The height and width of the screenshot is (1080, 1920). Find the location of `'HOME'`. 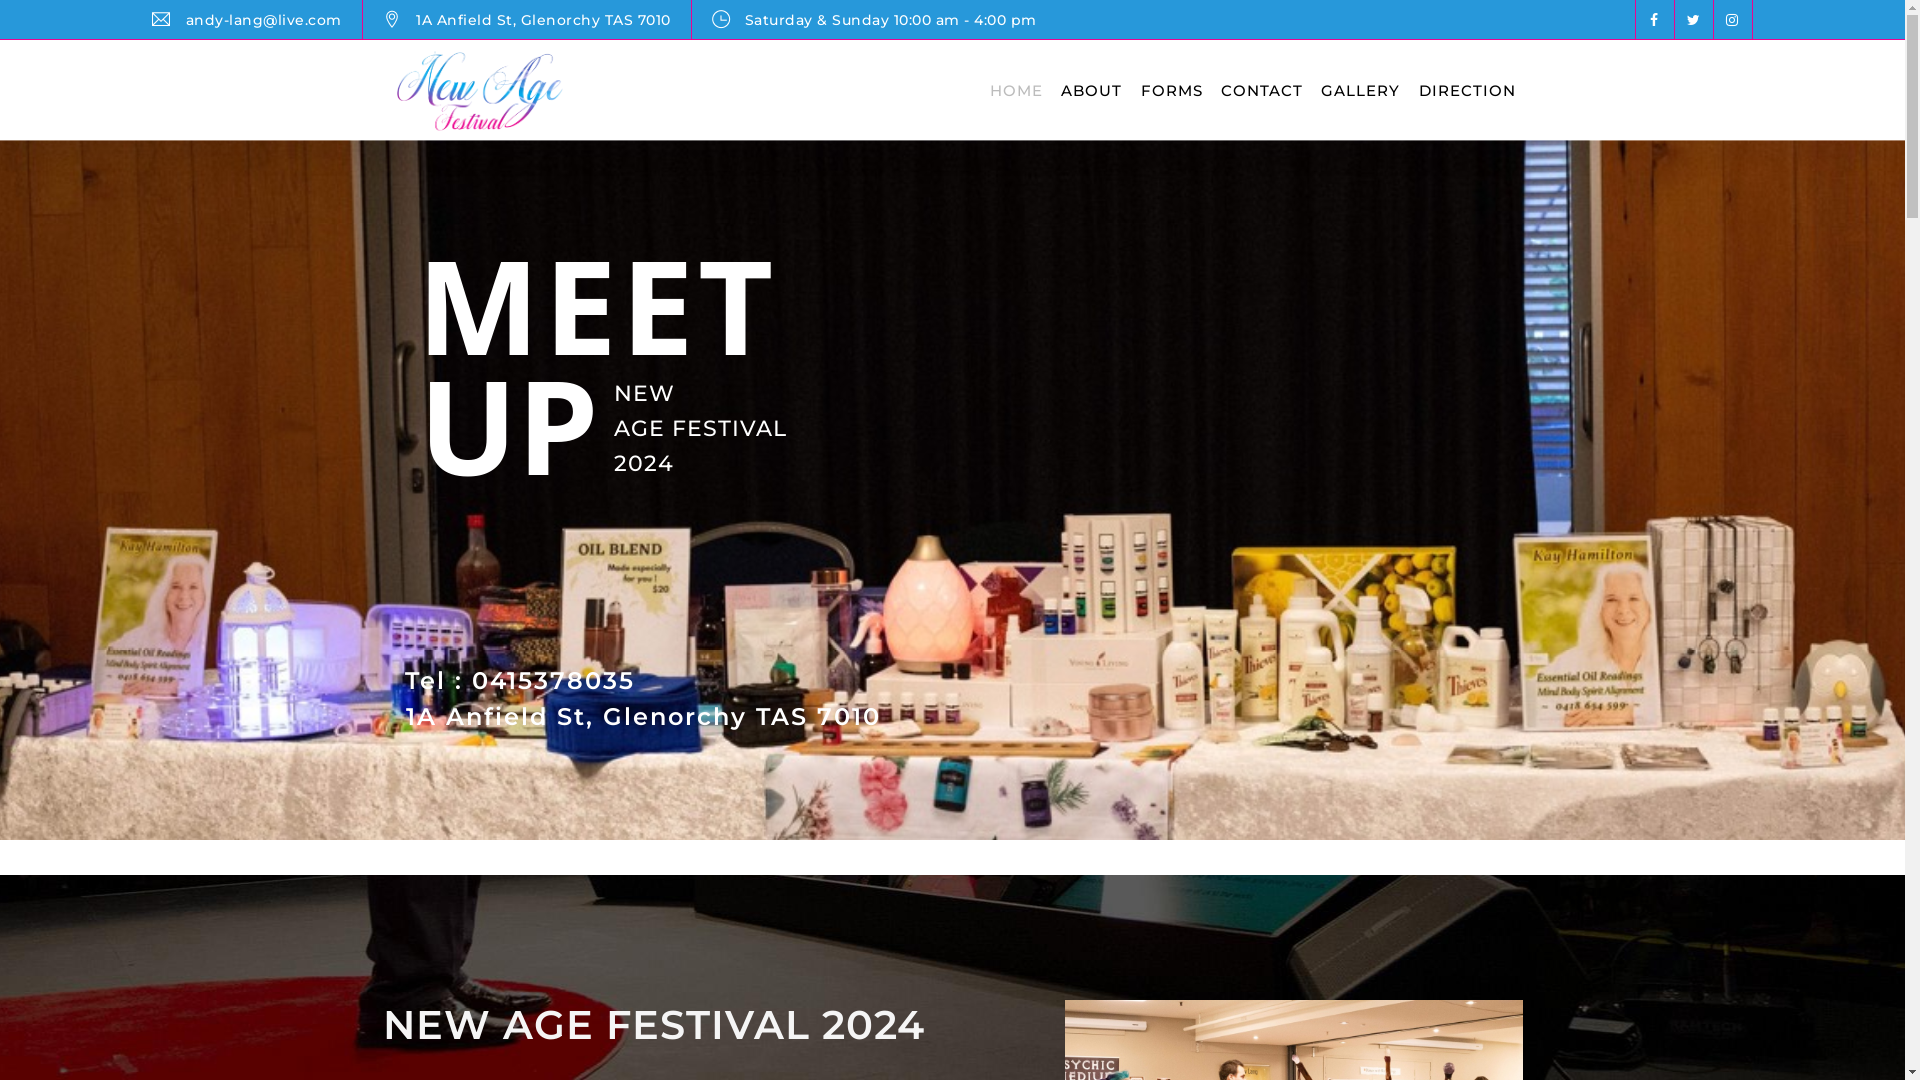

'HOME' is located at coordinates (1016, 90).